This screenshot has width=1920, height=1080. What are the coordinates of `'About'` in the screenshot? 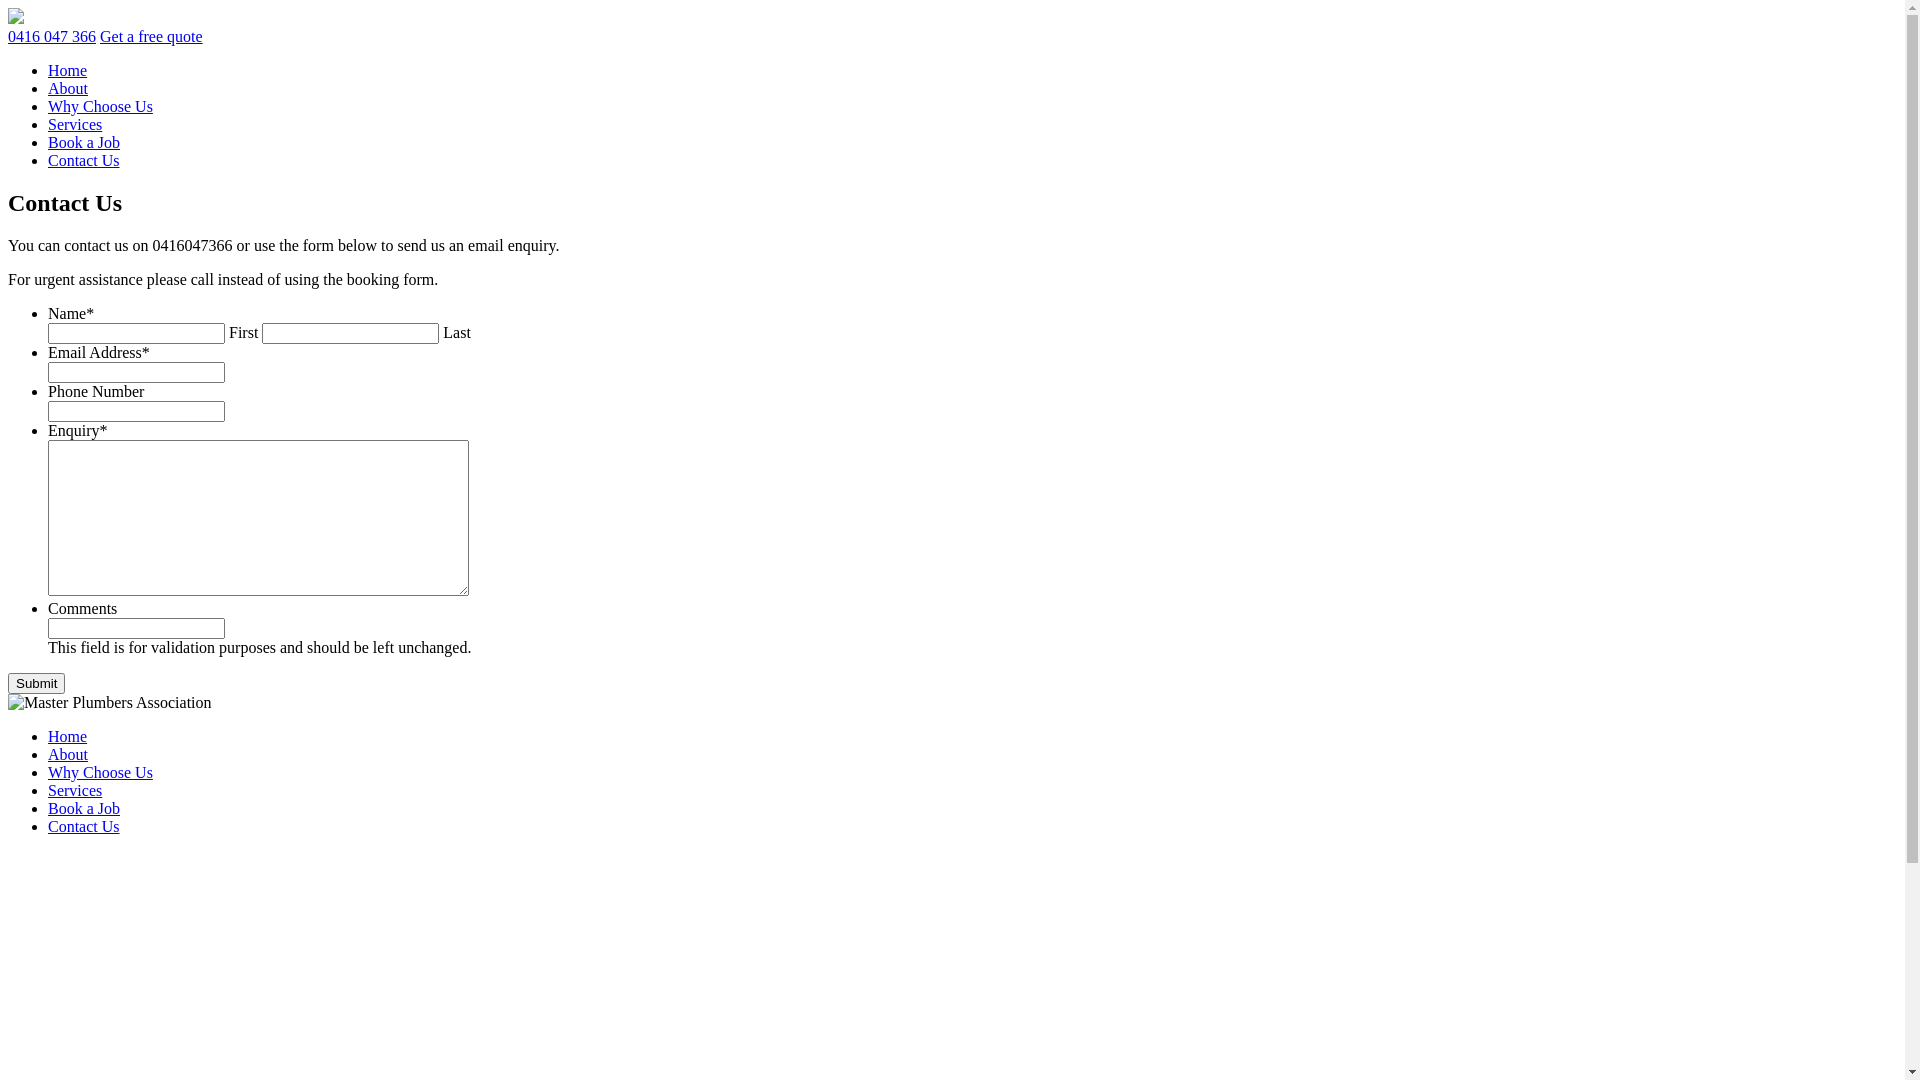 It's located at (67, 754).